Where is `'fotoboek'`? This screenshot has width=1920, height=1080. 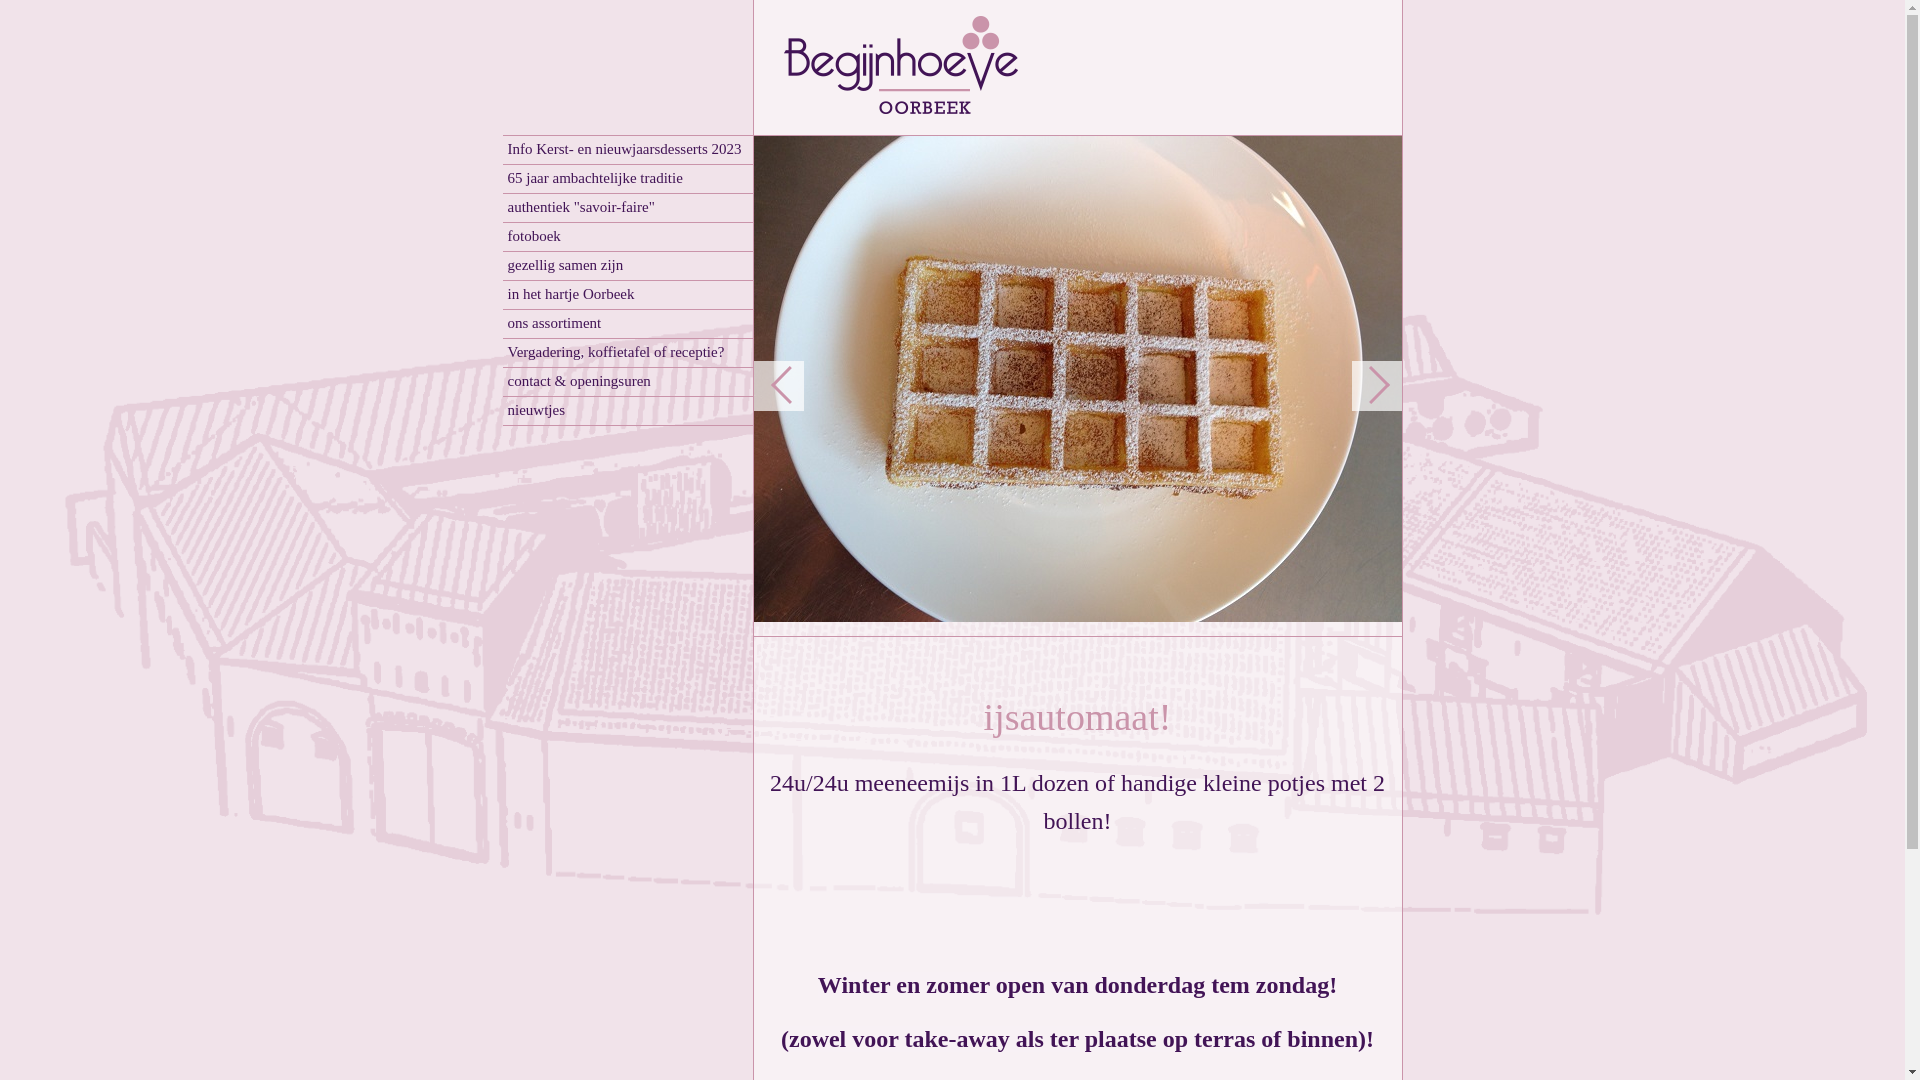
'fotoboek' is located at coordinates (626, 236).